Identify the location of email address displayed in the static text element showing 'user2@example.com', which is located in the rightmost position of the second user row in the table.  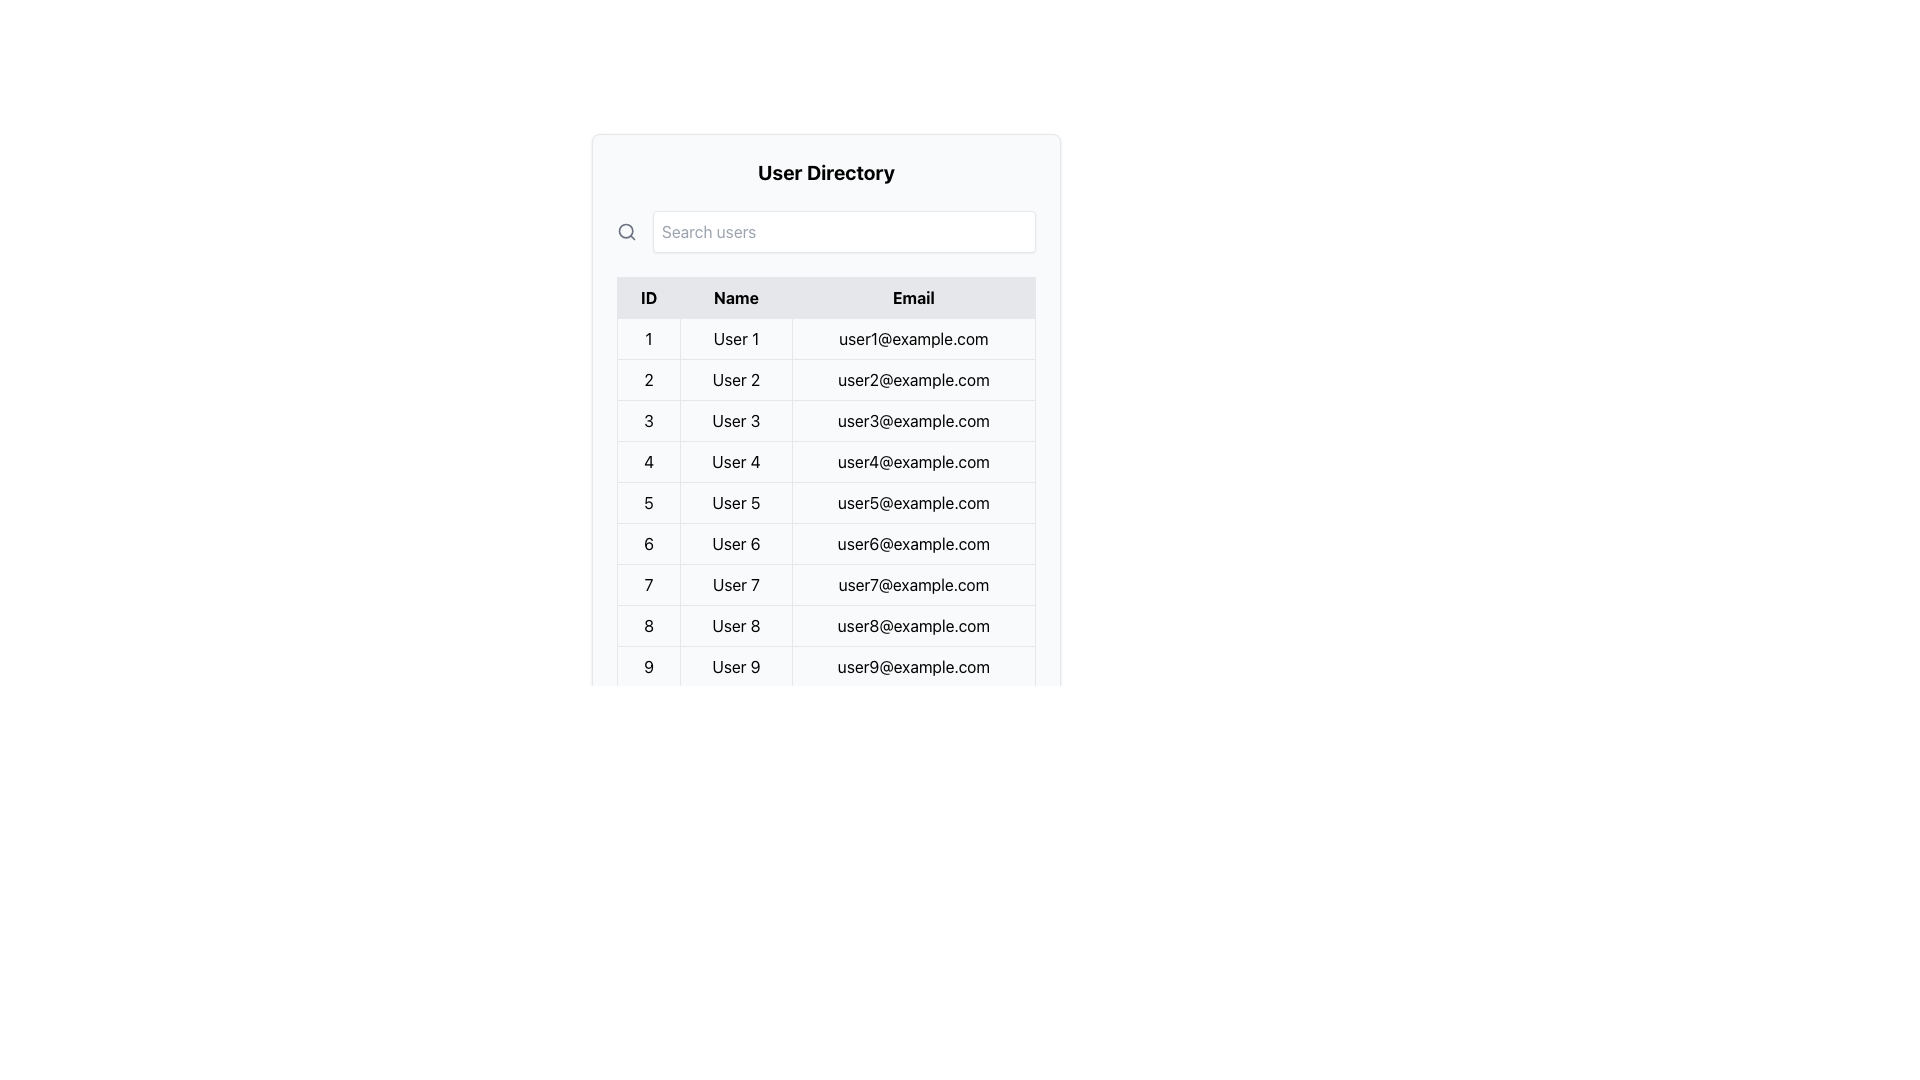
(912, 380).